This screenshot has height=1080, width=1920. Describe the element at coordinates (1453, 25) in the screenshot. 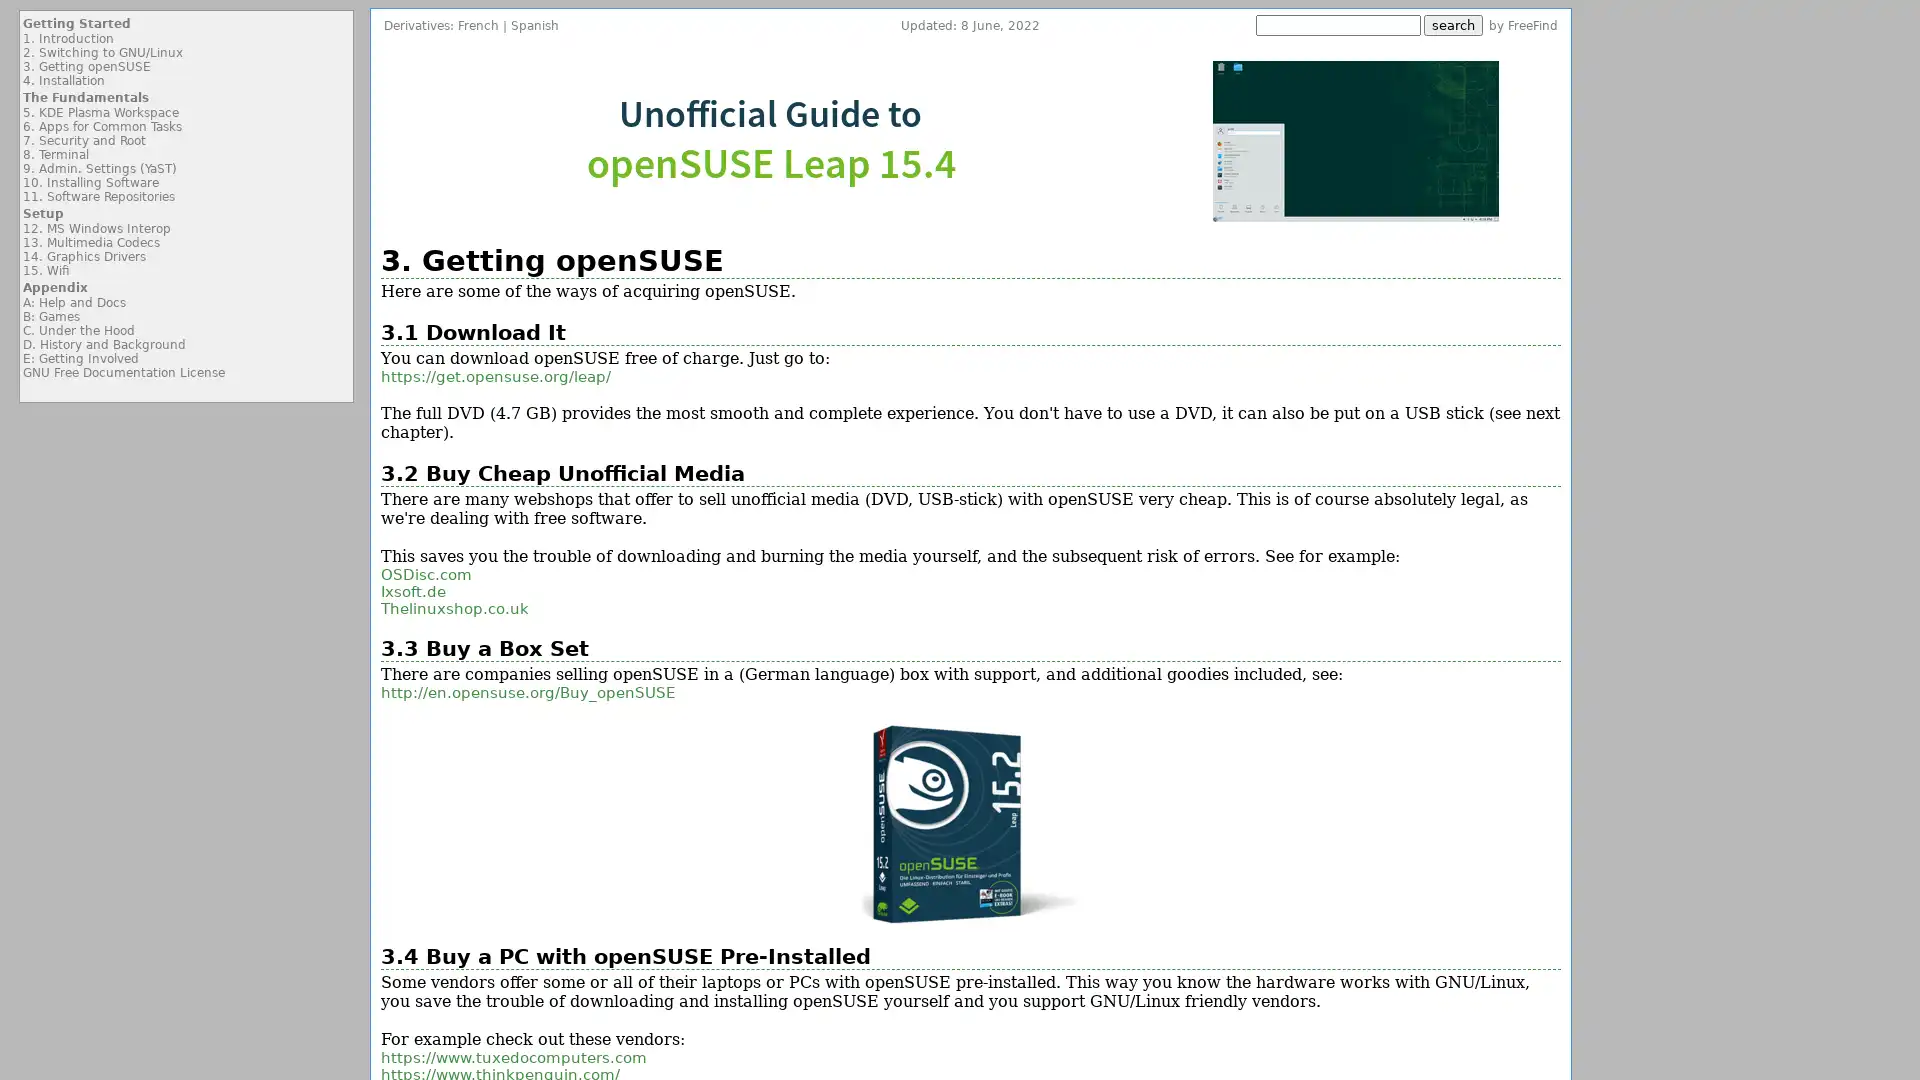

I see `search` at that location.